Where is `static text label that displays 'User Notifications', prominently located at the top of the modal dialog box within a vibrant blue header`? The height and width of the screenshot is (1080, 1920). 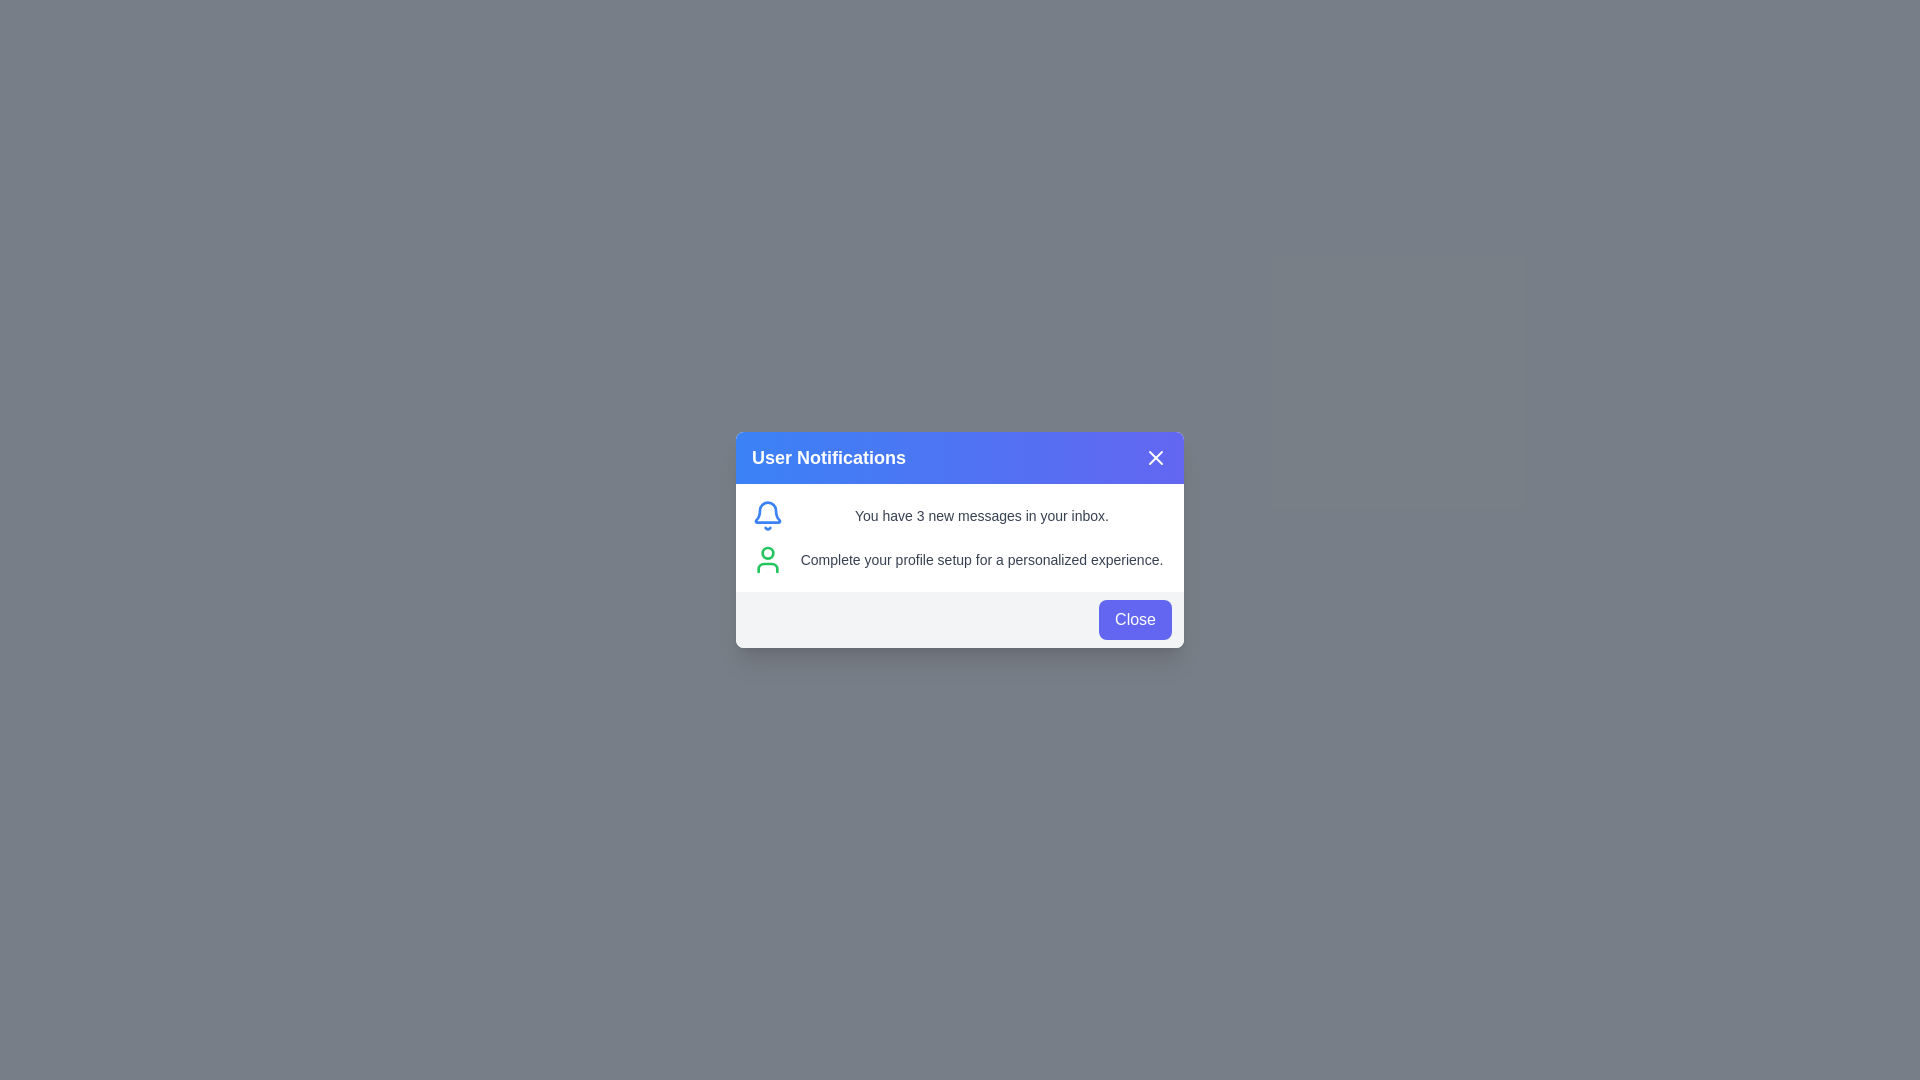
static text label that displays 'User Notifications', prominently located at the top of the modal dialog box within a vibrant blue header is located at coordinates (829, 458).